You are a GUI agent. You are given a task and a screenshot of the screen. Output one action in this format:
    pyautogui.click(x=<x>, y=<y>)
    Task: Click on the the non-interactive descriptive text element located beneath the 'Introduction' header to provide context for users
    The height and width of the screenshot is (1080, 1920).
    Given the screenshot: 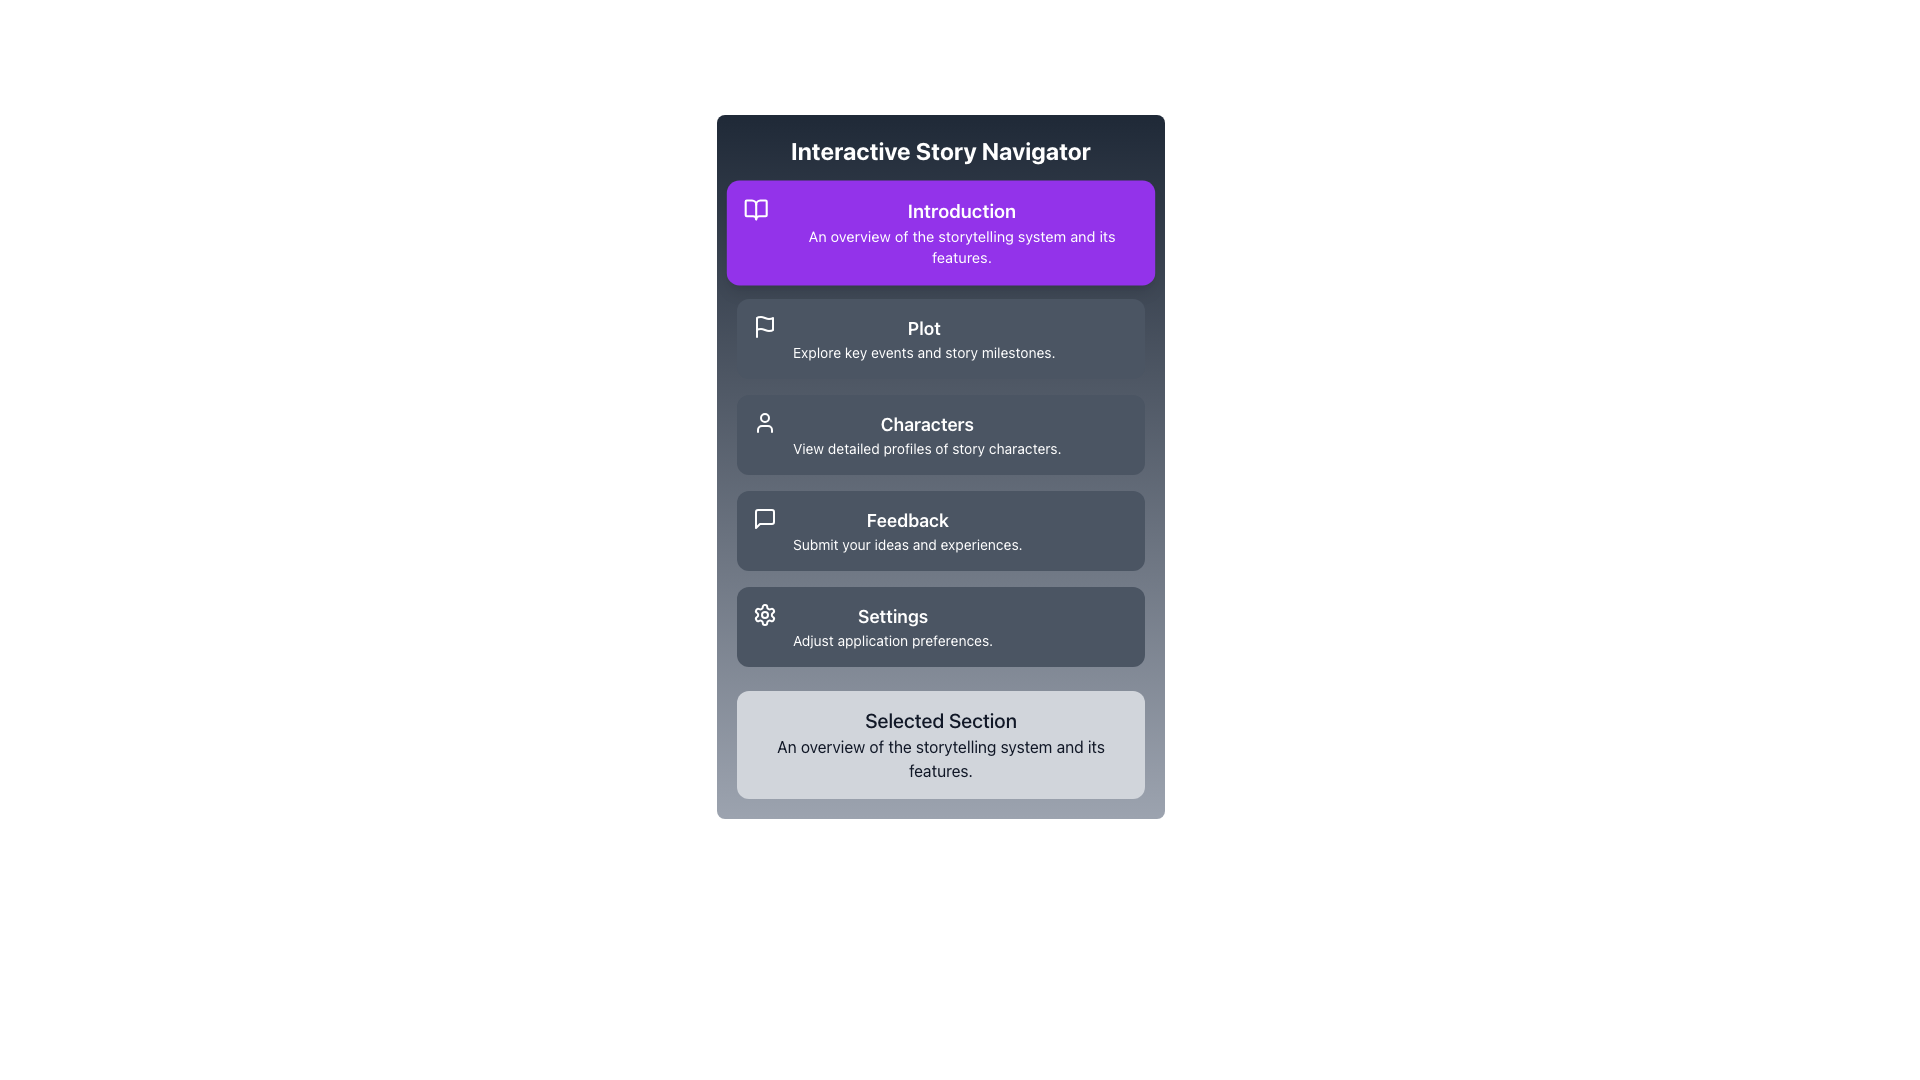 What is the action you would take?
    pyautogui.click(x=961, y=246)
    